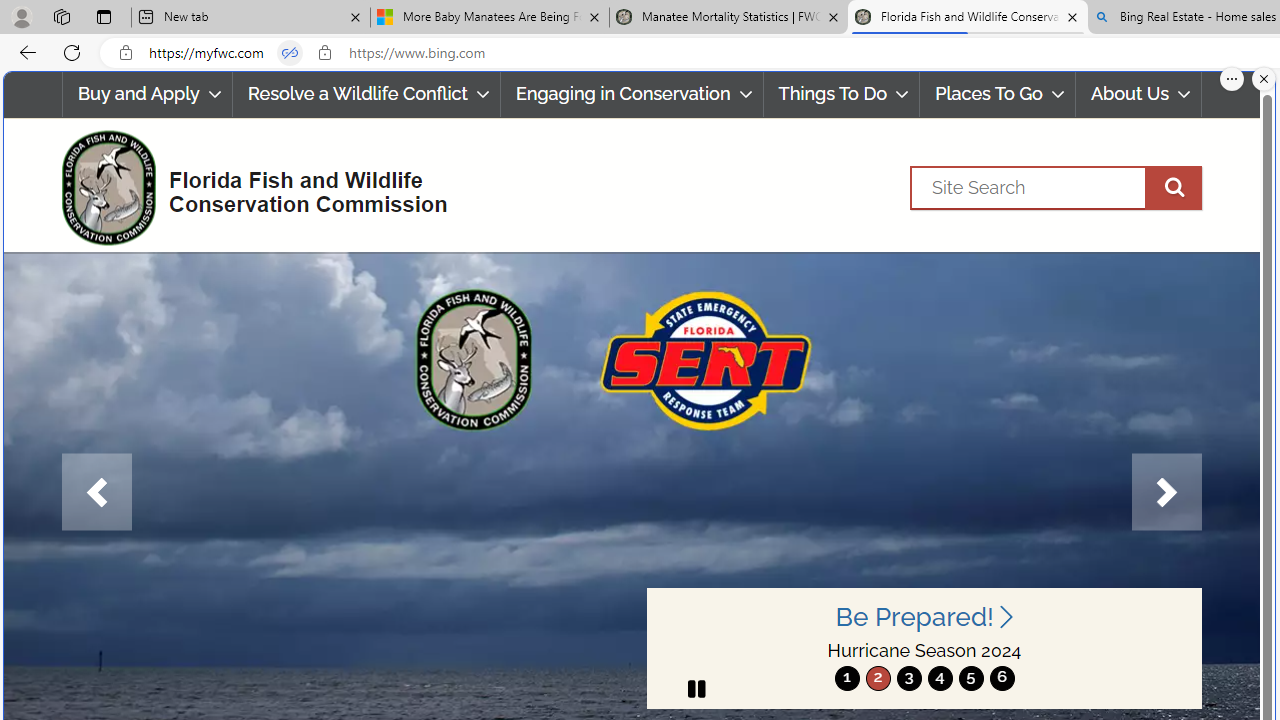 This screenshot has height=720, width=1280. Describe the element at coordinates (841, 94) in the screenshot. I see `'Things To Do'` at that location.